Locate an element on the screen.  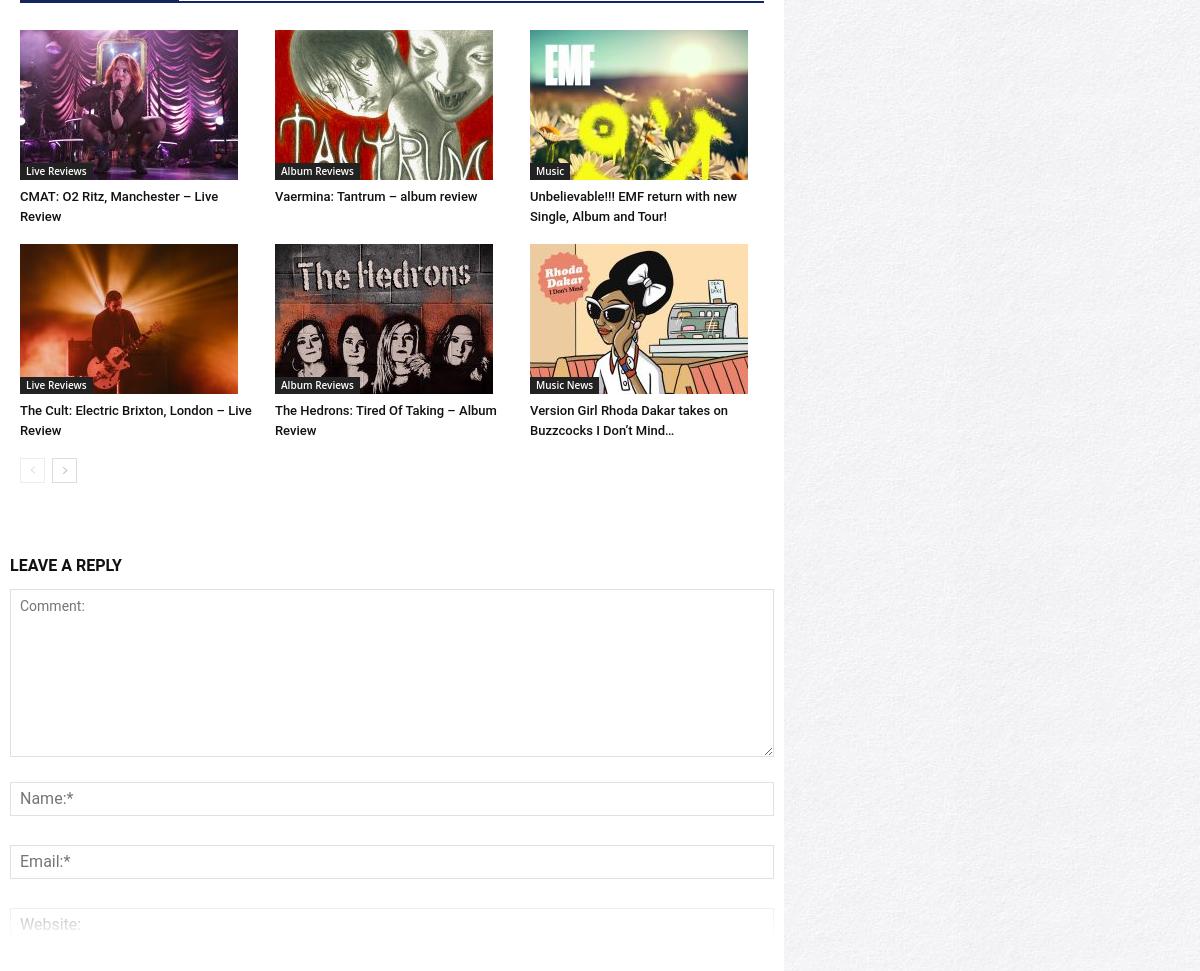
'RELATED ARTICLES' is located at coordinates (99, 55).